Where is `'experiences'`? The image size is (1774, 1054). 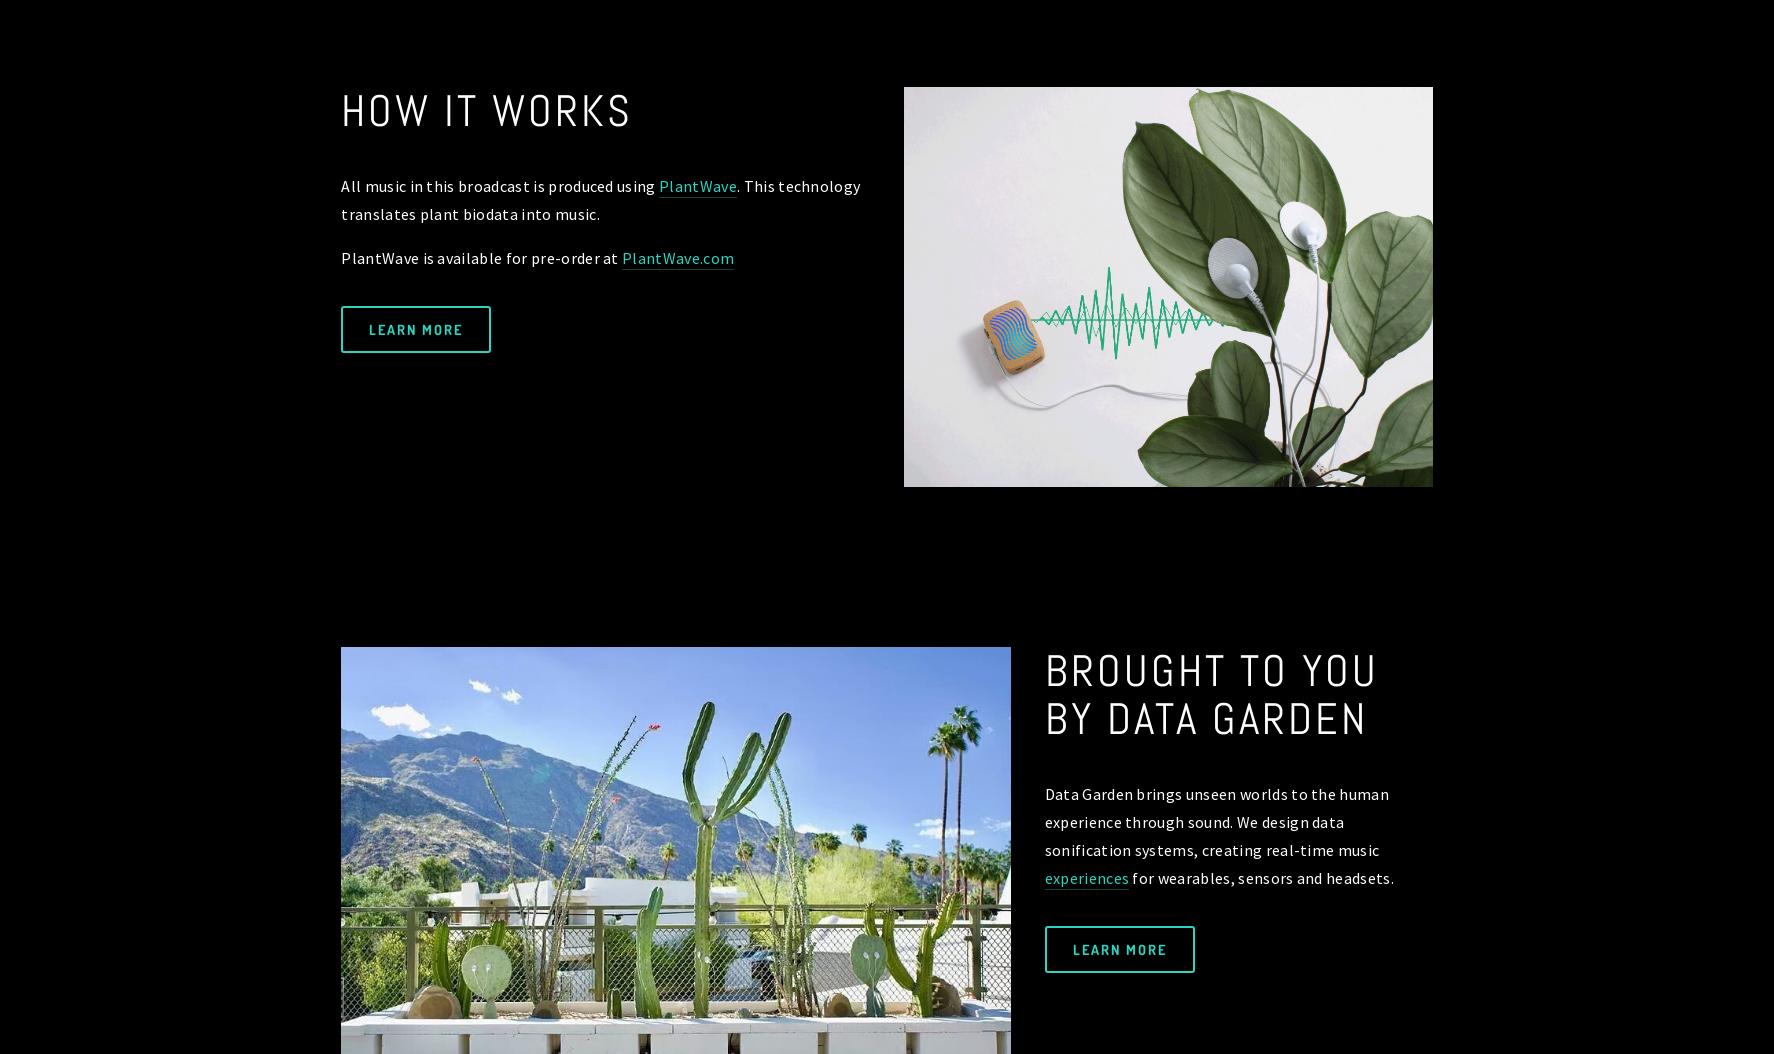 'experiences' is located at coordinates (1085, 877).